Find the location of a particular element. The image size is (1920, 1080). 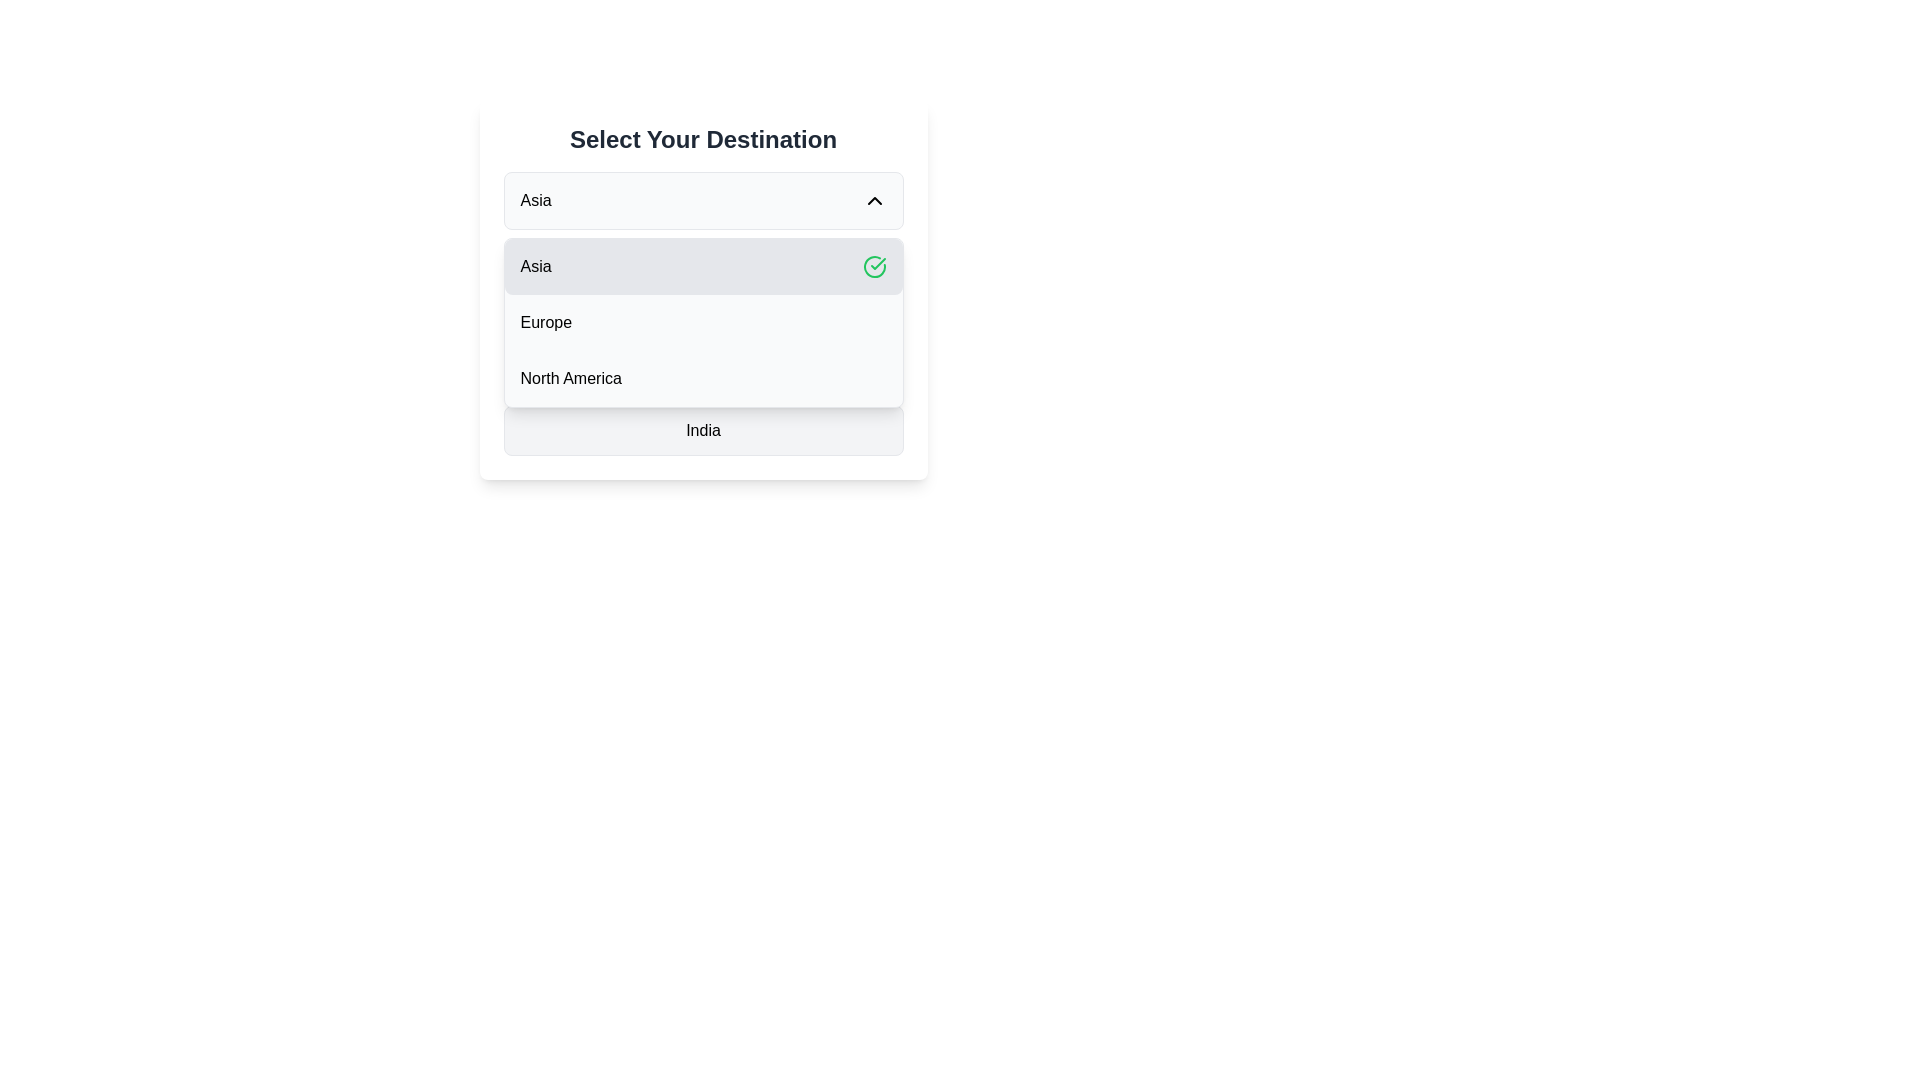

the 'Asia' text label within the dropdown option is located at coordinates (536, 265).